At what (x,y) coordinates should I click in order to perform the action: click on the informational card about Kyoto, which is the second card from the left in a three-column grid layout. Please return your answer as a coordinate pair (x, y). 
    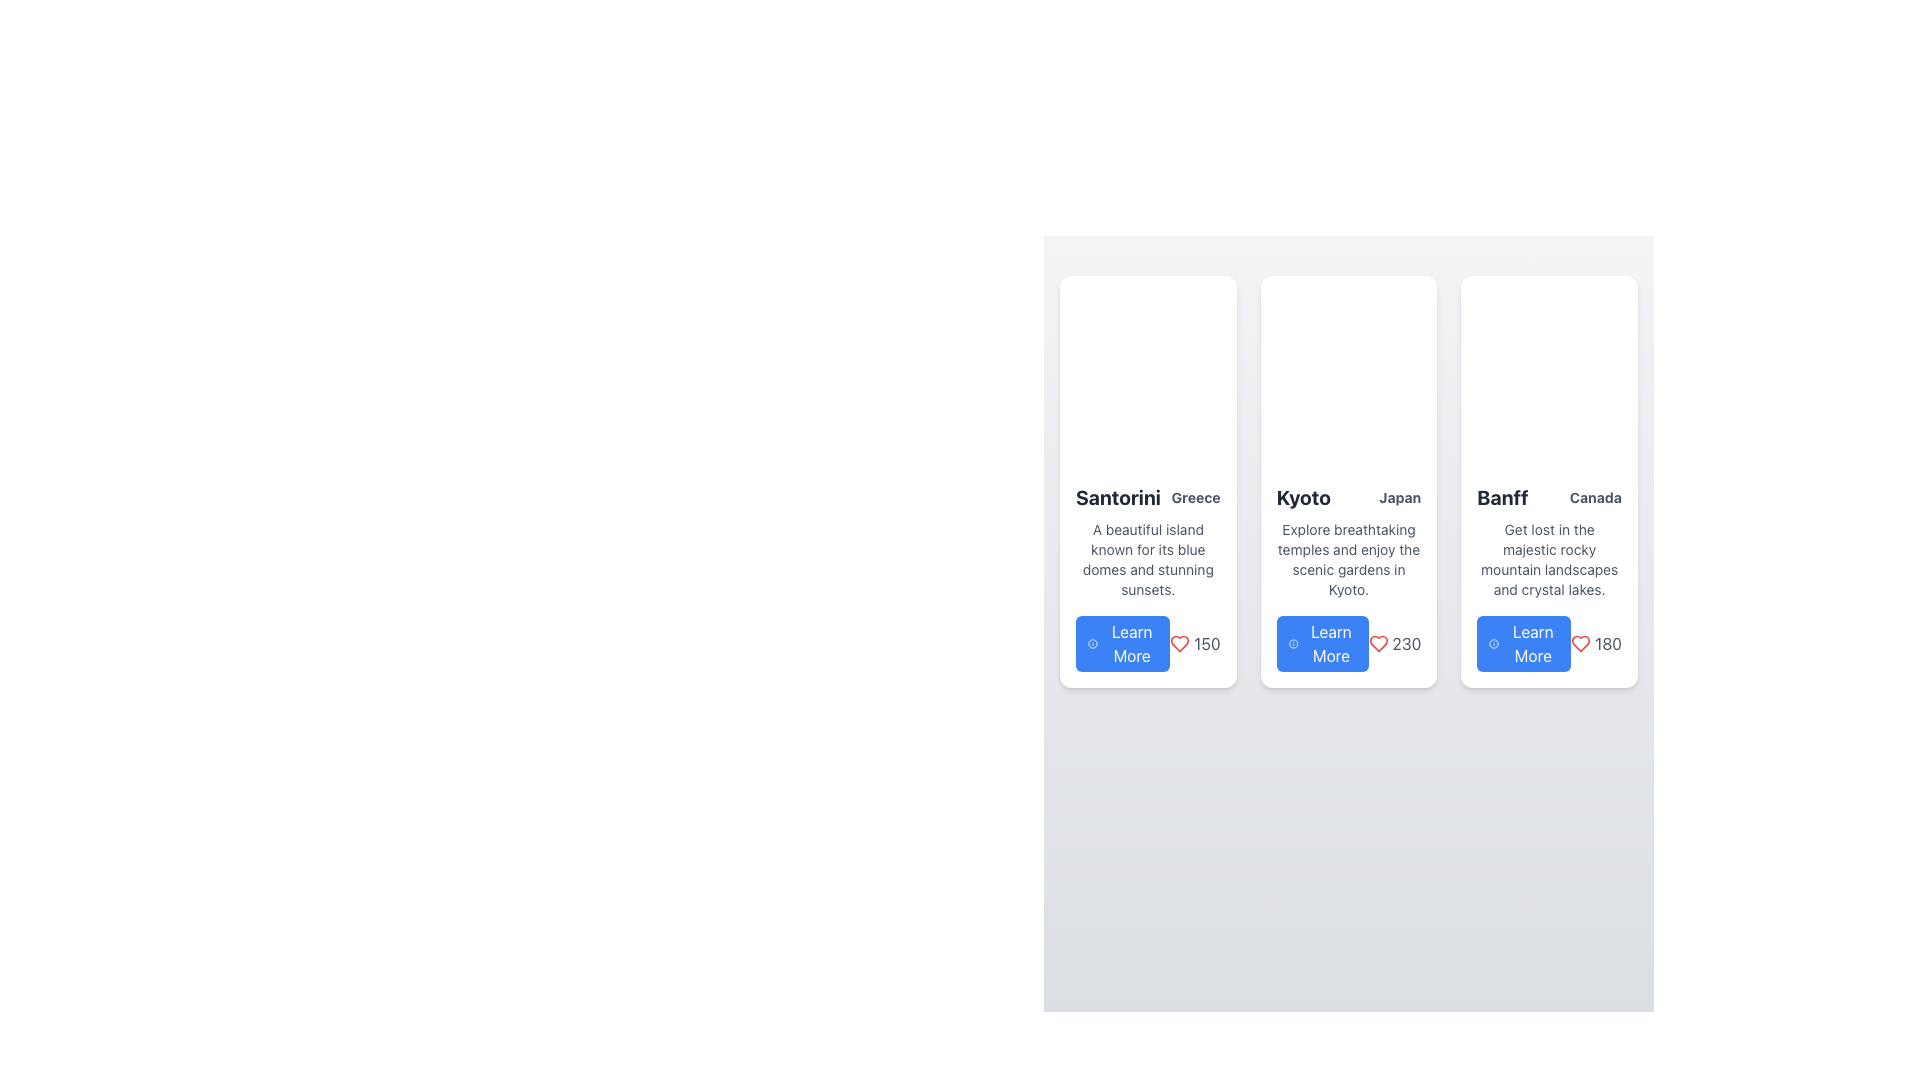
    Looking at the image, I should click on (1348, 482).